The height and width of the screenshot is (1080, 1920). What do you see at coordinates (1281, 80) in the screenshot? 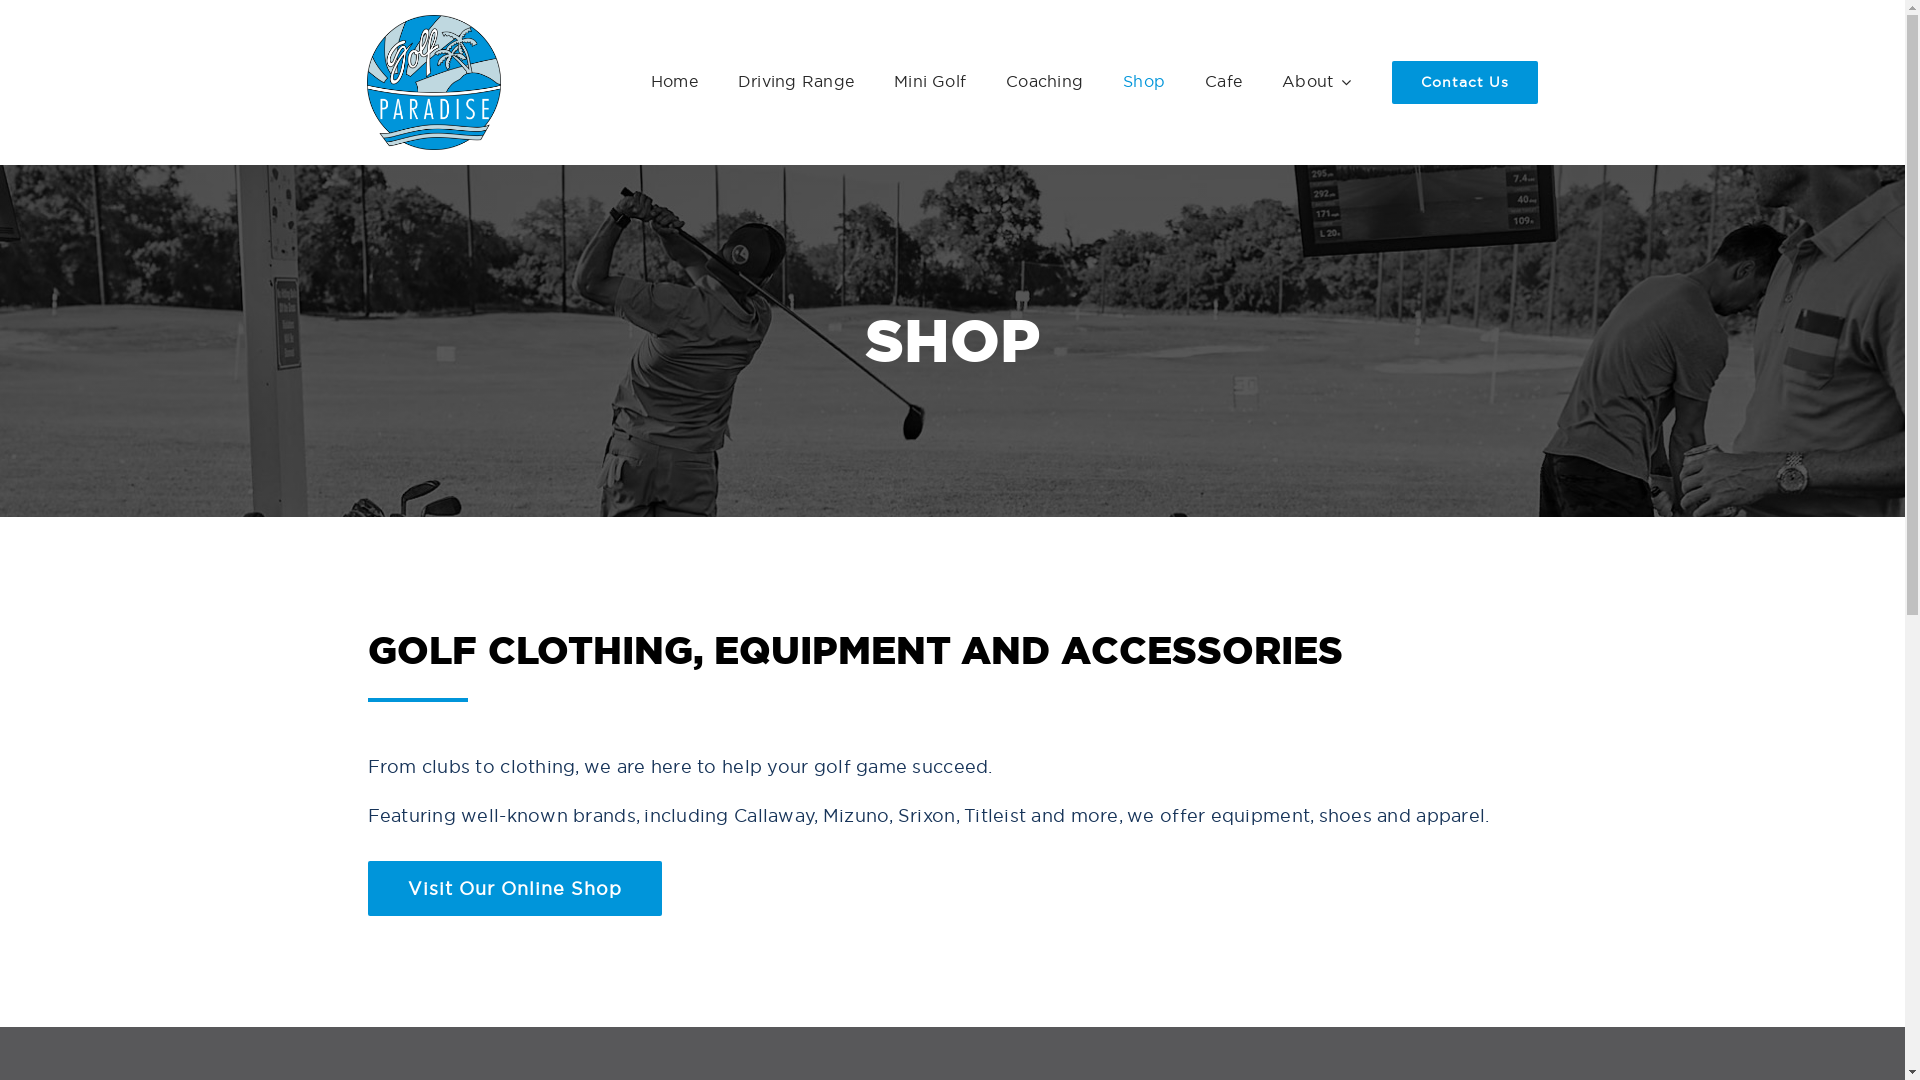
I see `'About'` at bounding box center [1281, 80].